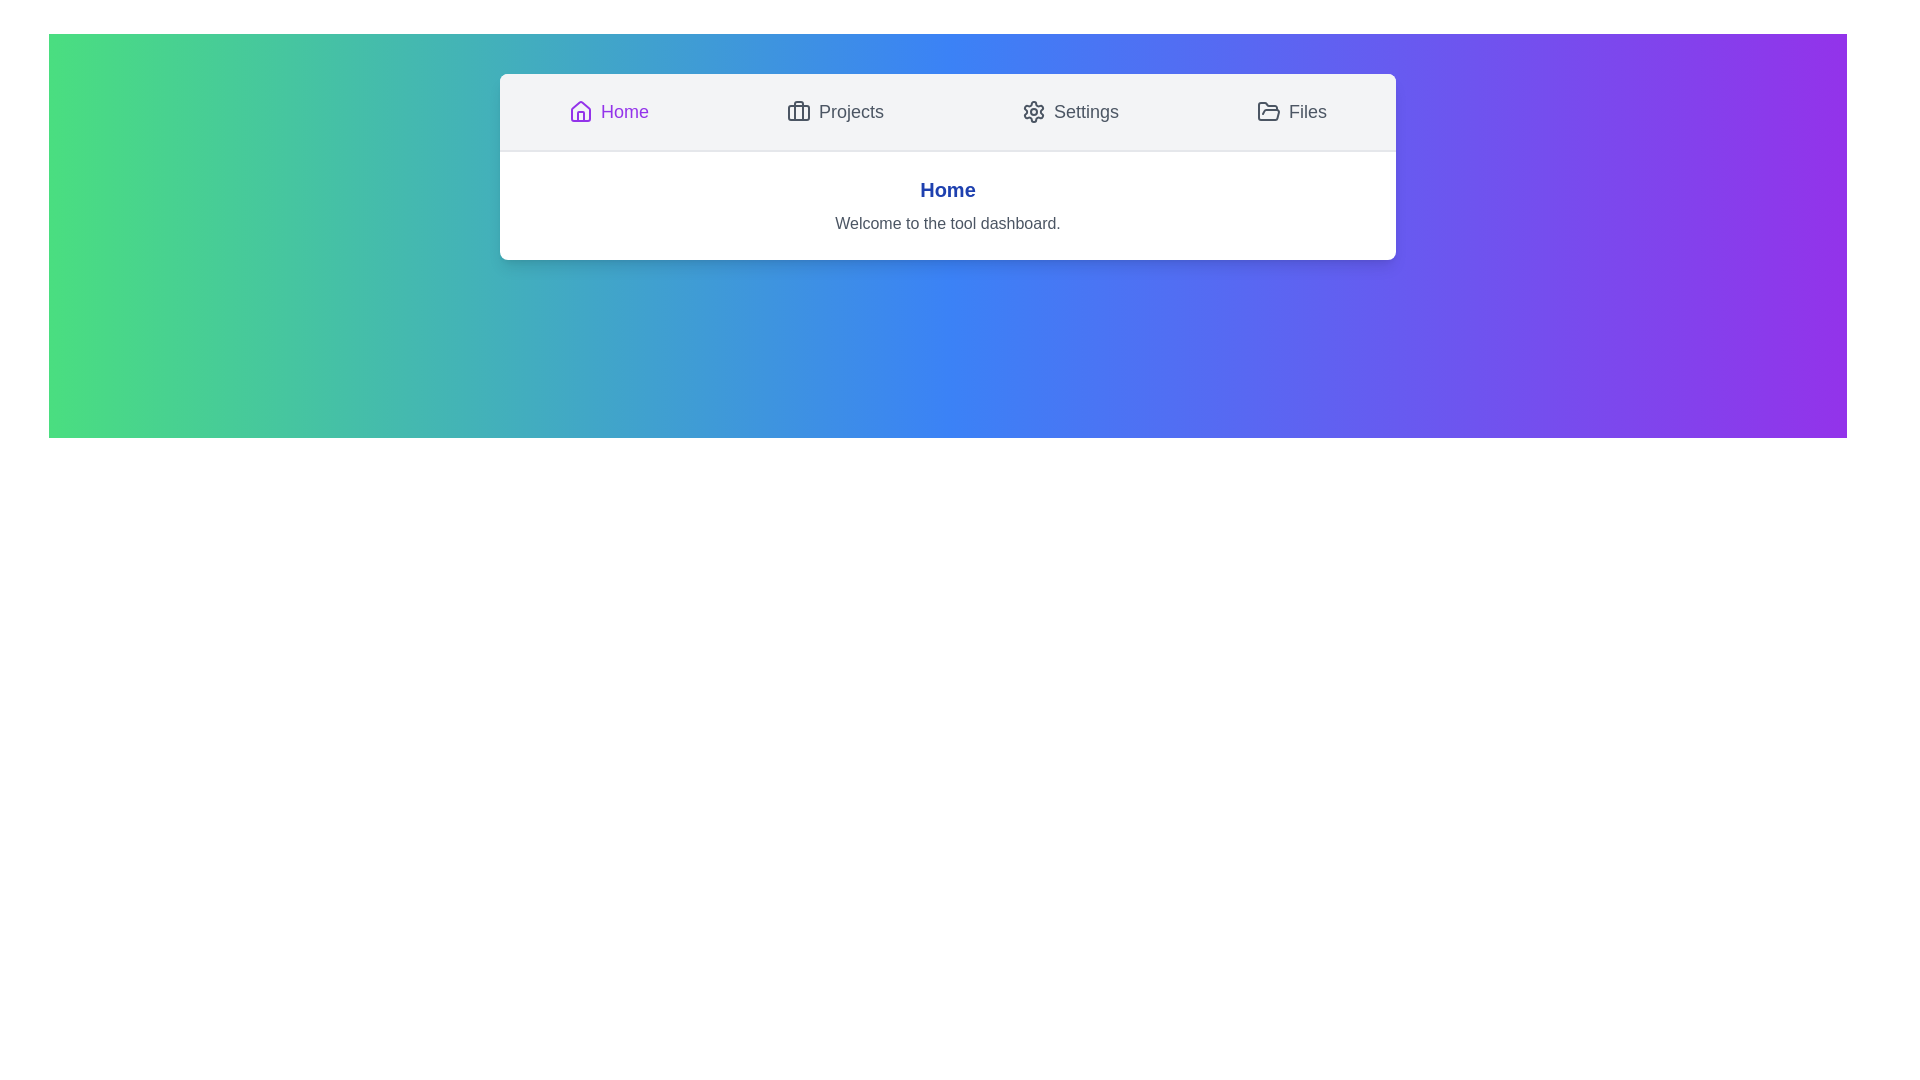 This screenshot has width=1920, height=1080. I want to click on the Settings button to observe its hover effect, so click(1069, 111).